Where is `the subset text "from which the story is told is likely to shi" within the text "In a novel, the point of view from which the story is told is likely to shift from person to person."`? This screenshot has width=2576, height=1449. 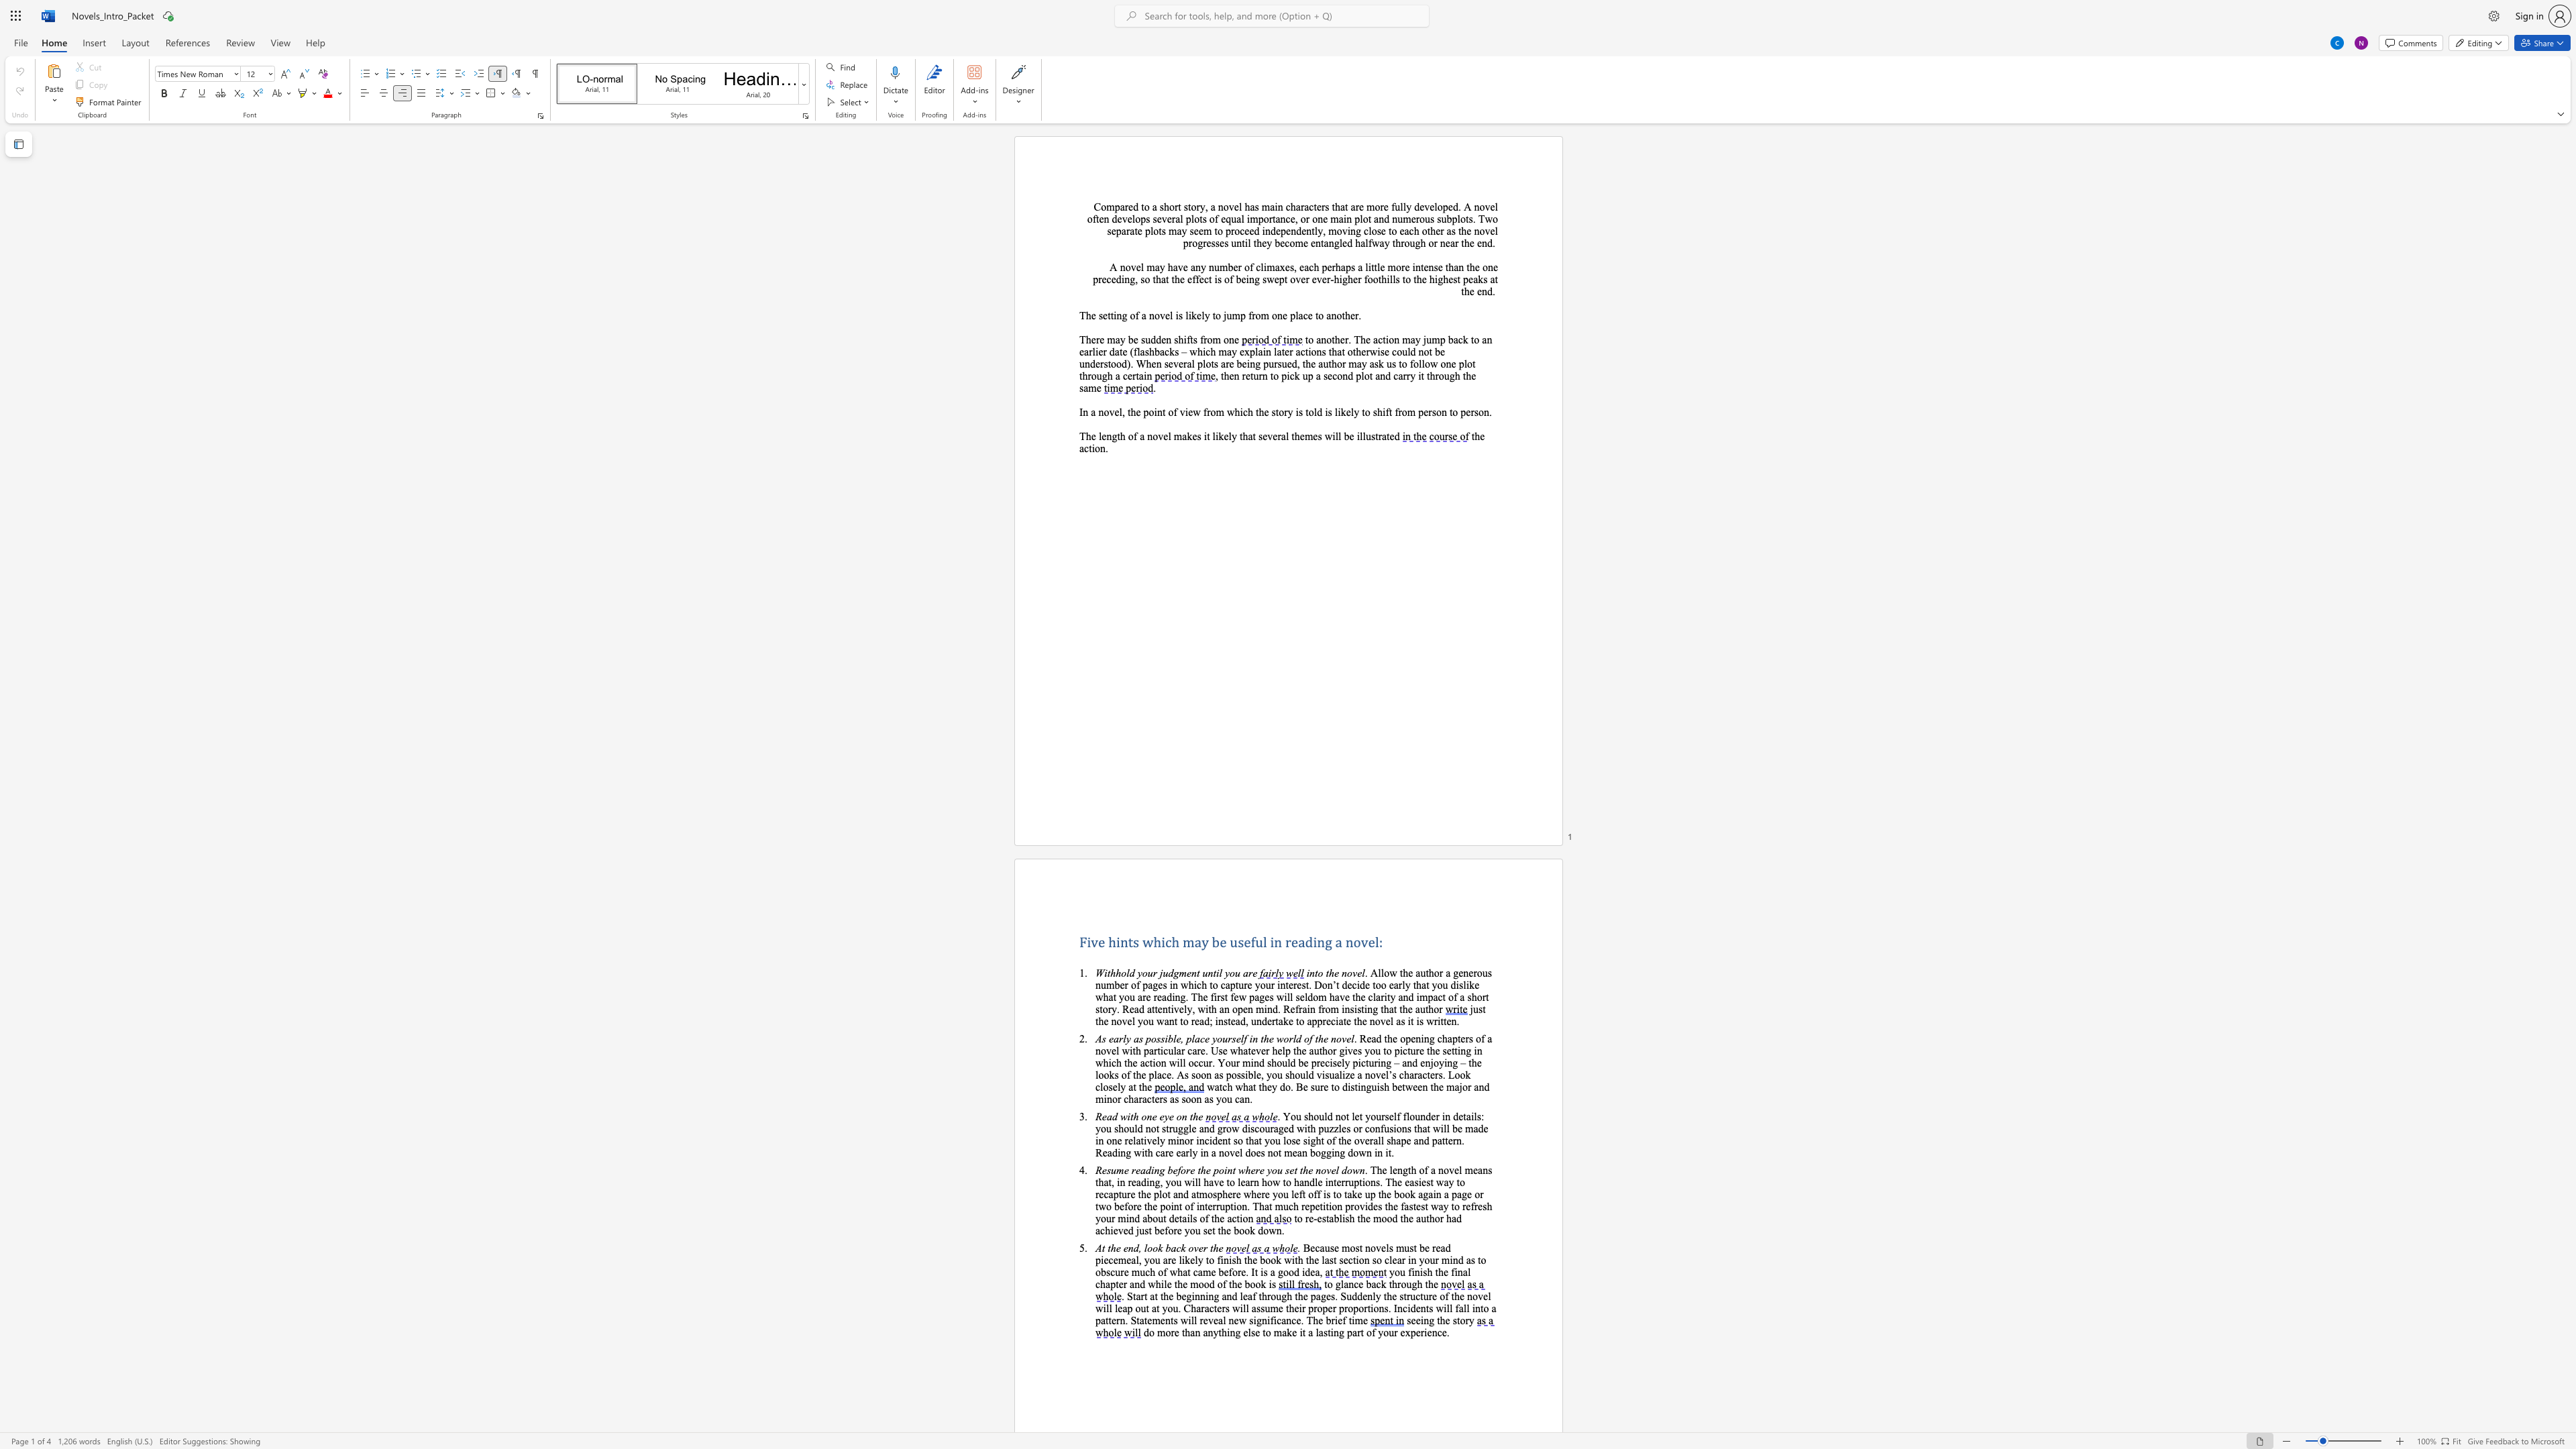
the subset text "from which the story is told is likely to shi" within the text "In a novel, the point of view from which the story is told is likely to shift from person to person." is located at coordinates (1203, 411).